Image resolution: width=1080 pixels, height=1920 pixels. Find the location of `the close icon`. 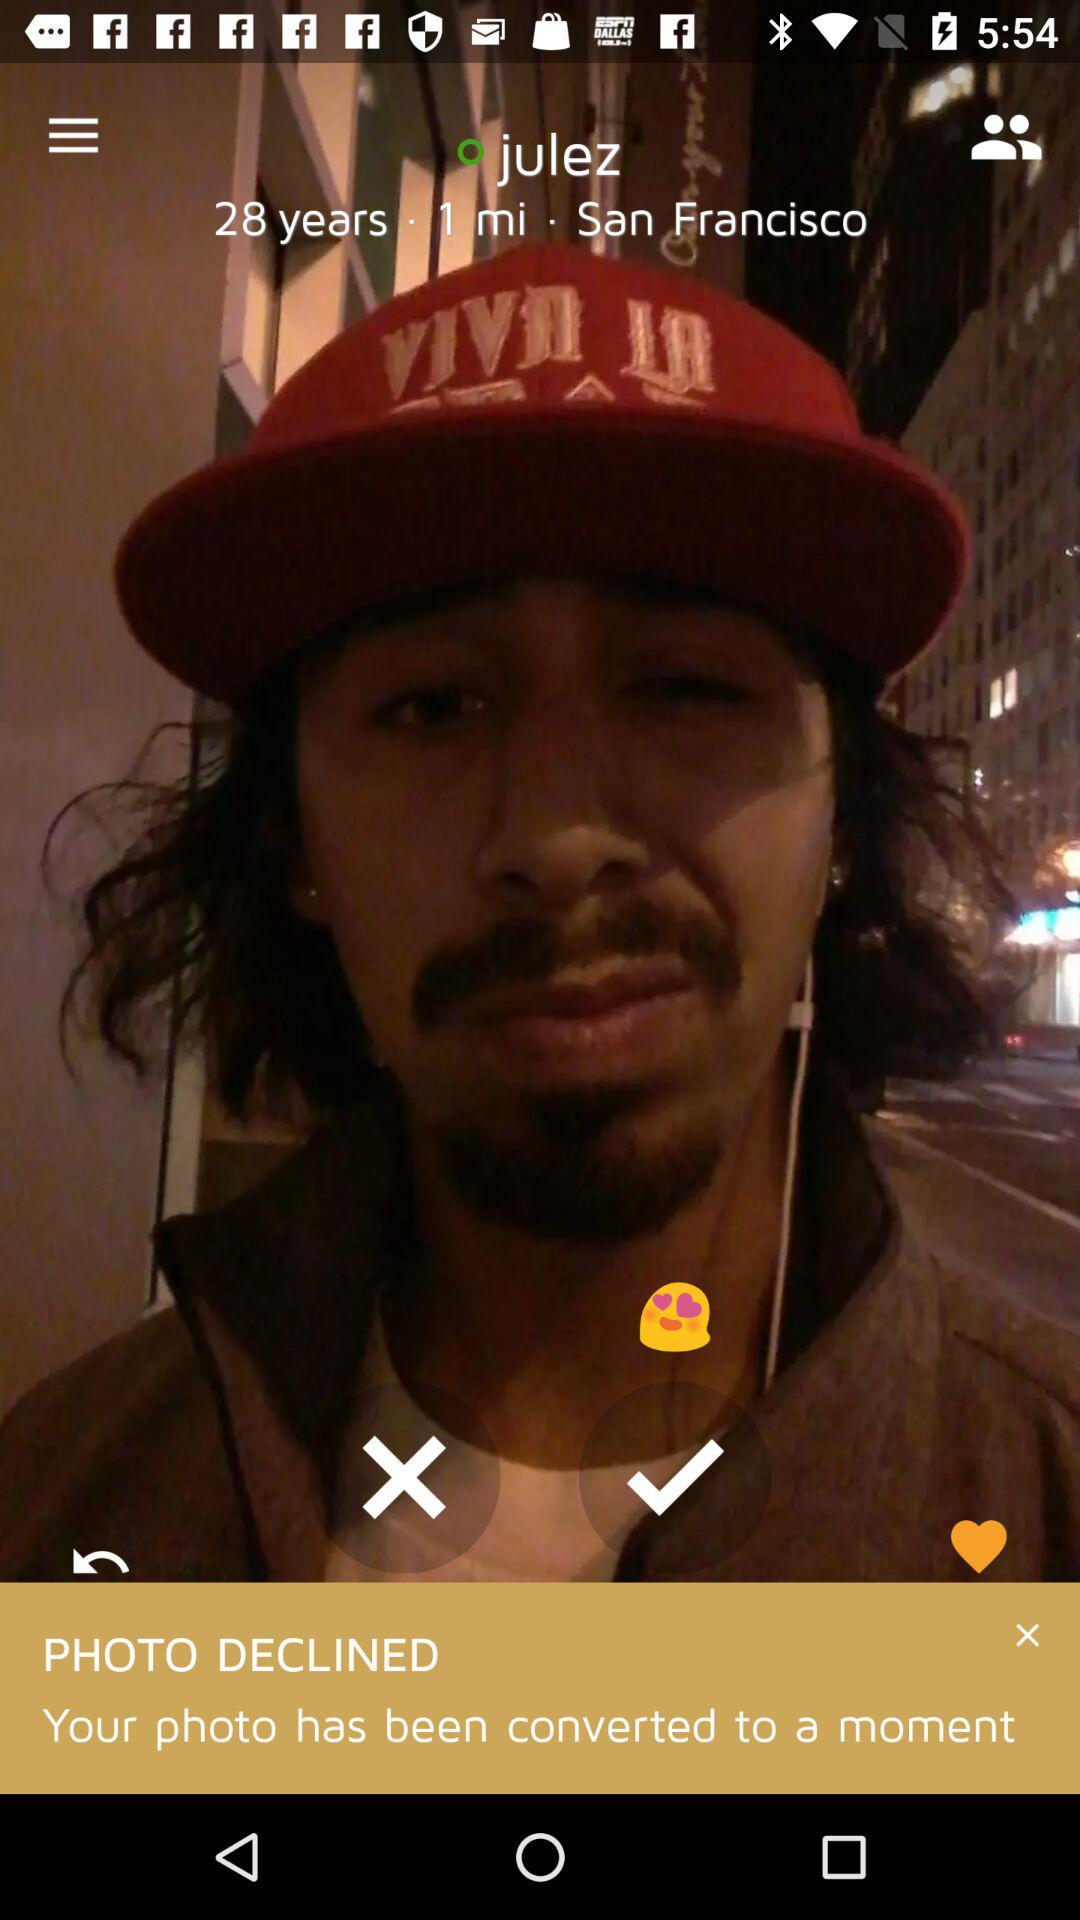

the close icon is located at coordinates (404, 1477).